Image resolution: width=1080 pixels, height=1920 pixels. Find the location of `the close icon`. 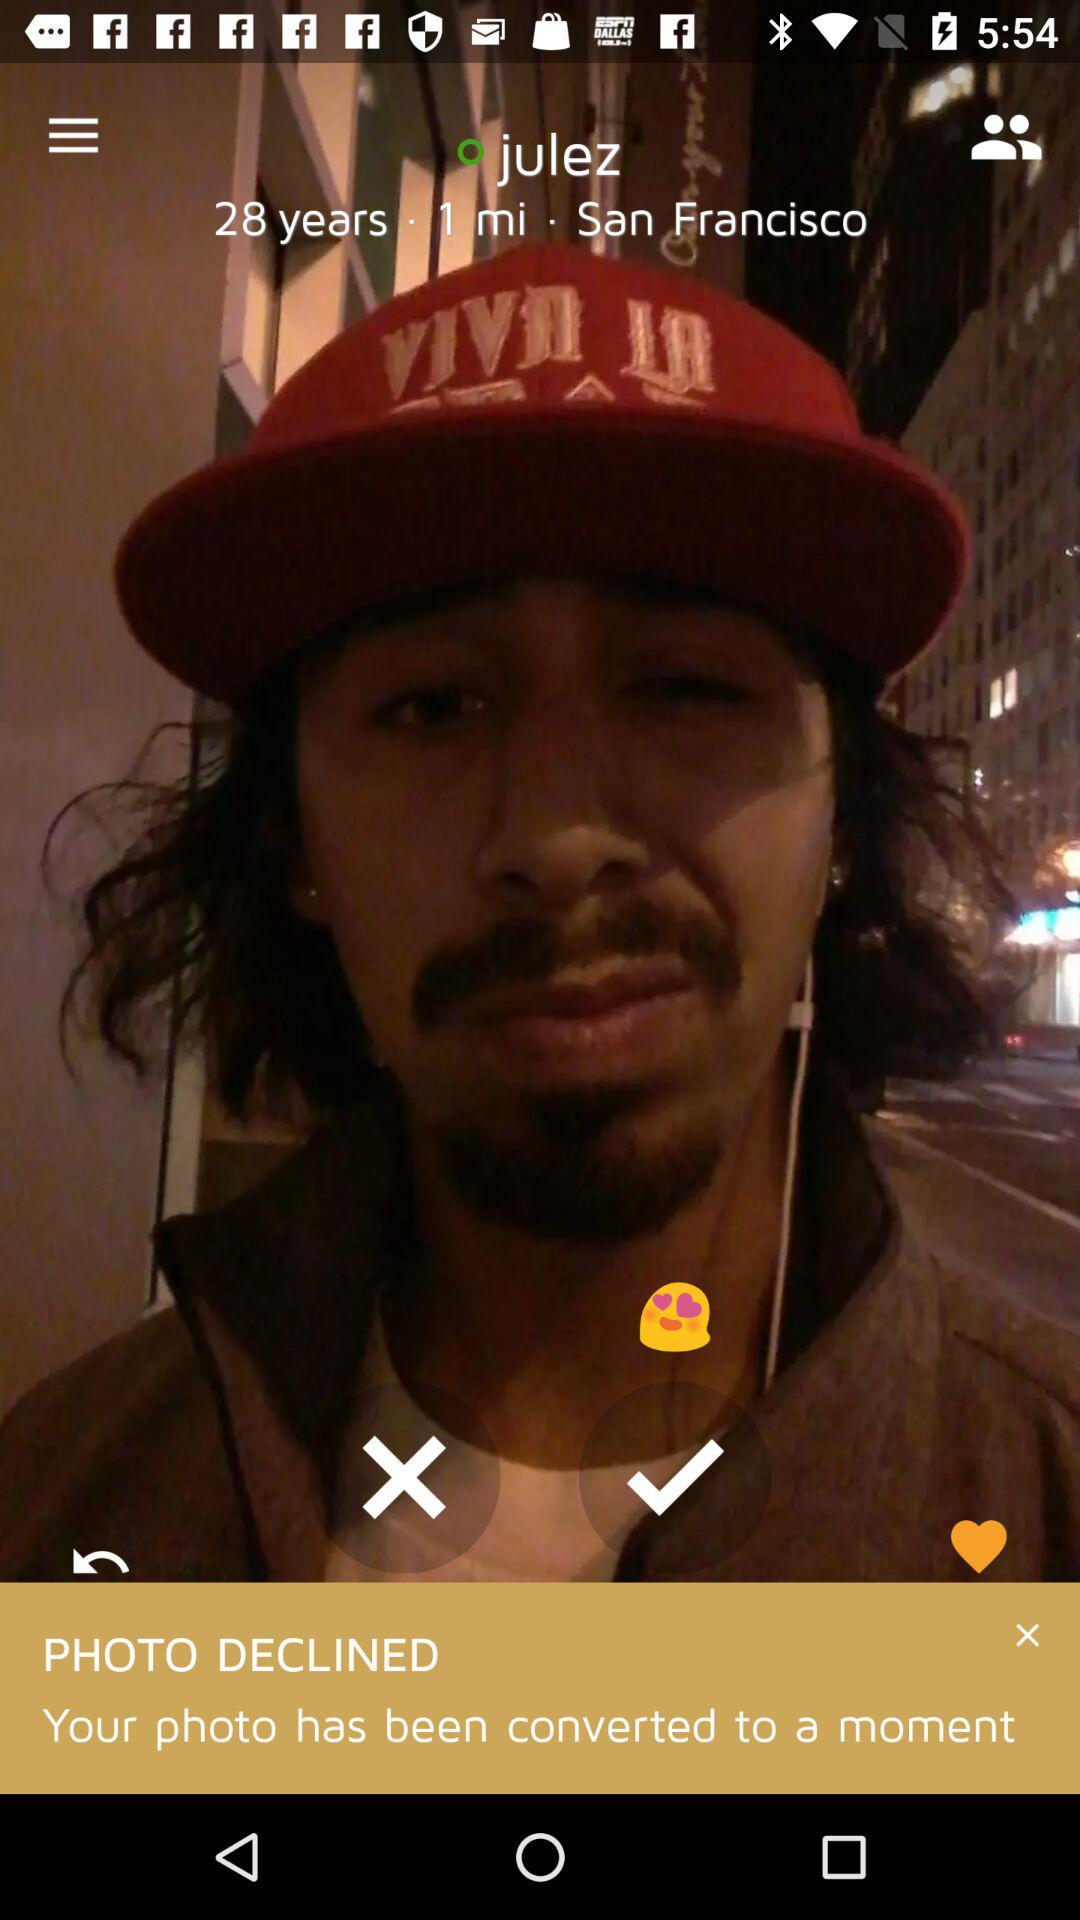

the close icon is located at coordinates (404, 1477).